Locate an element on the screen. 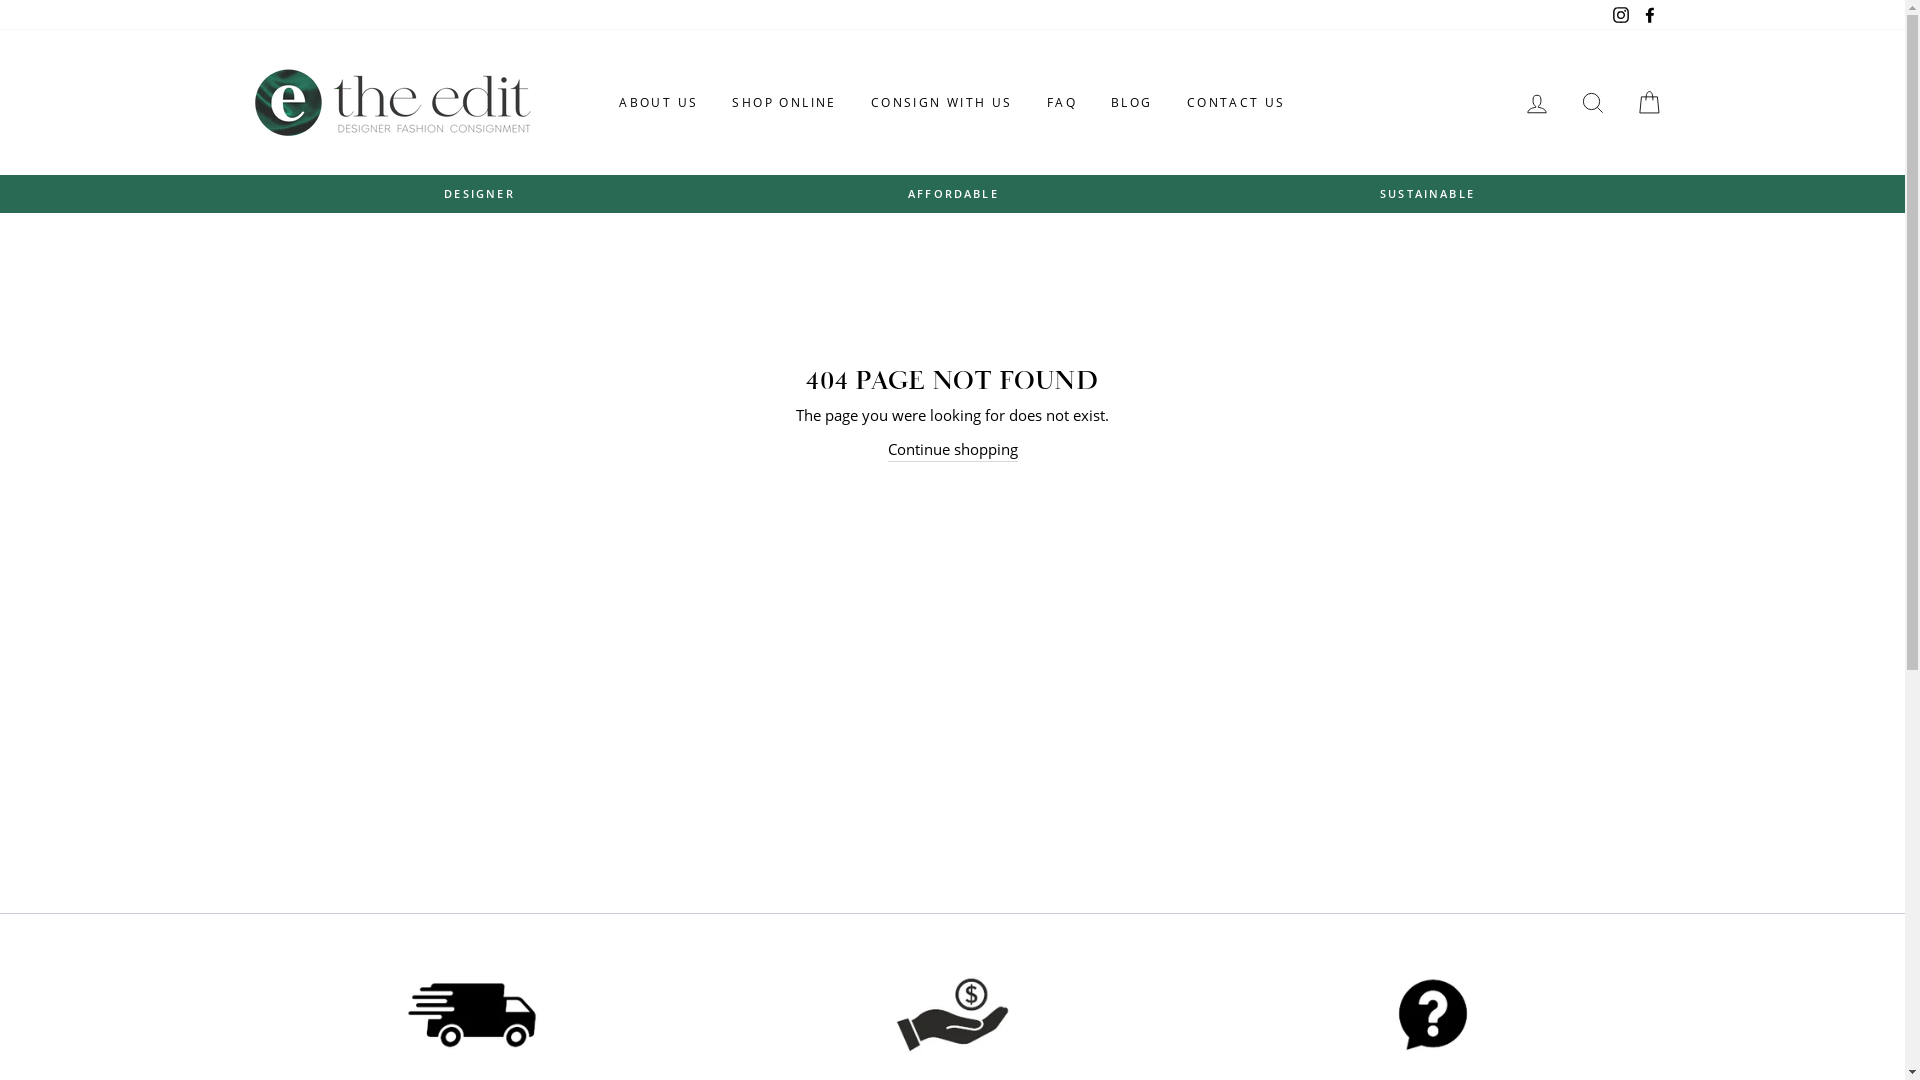 The width and height of the screenshot is (1920, 1080). 'FAQ' is located at coordinates (1060, 103).